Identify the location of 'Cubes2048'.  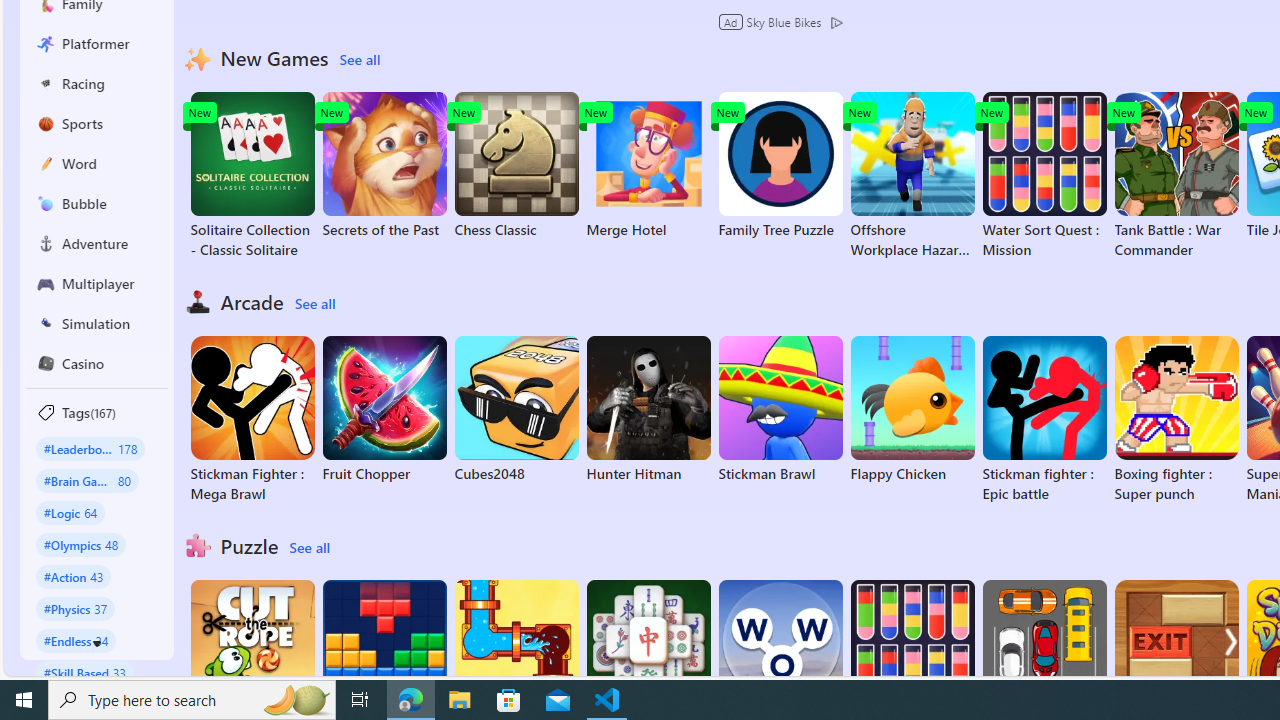
(516, 409).